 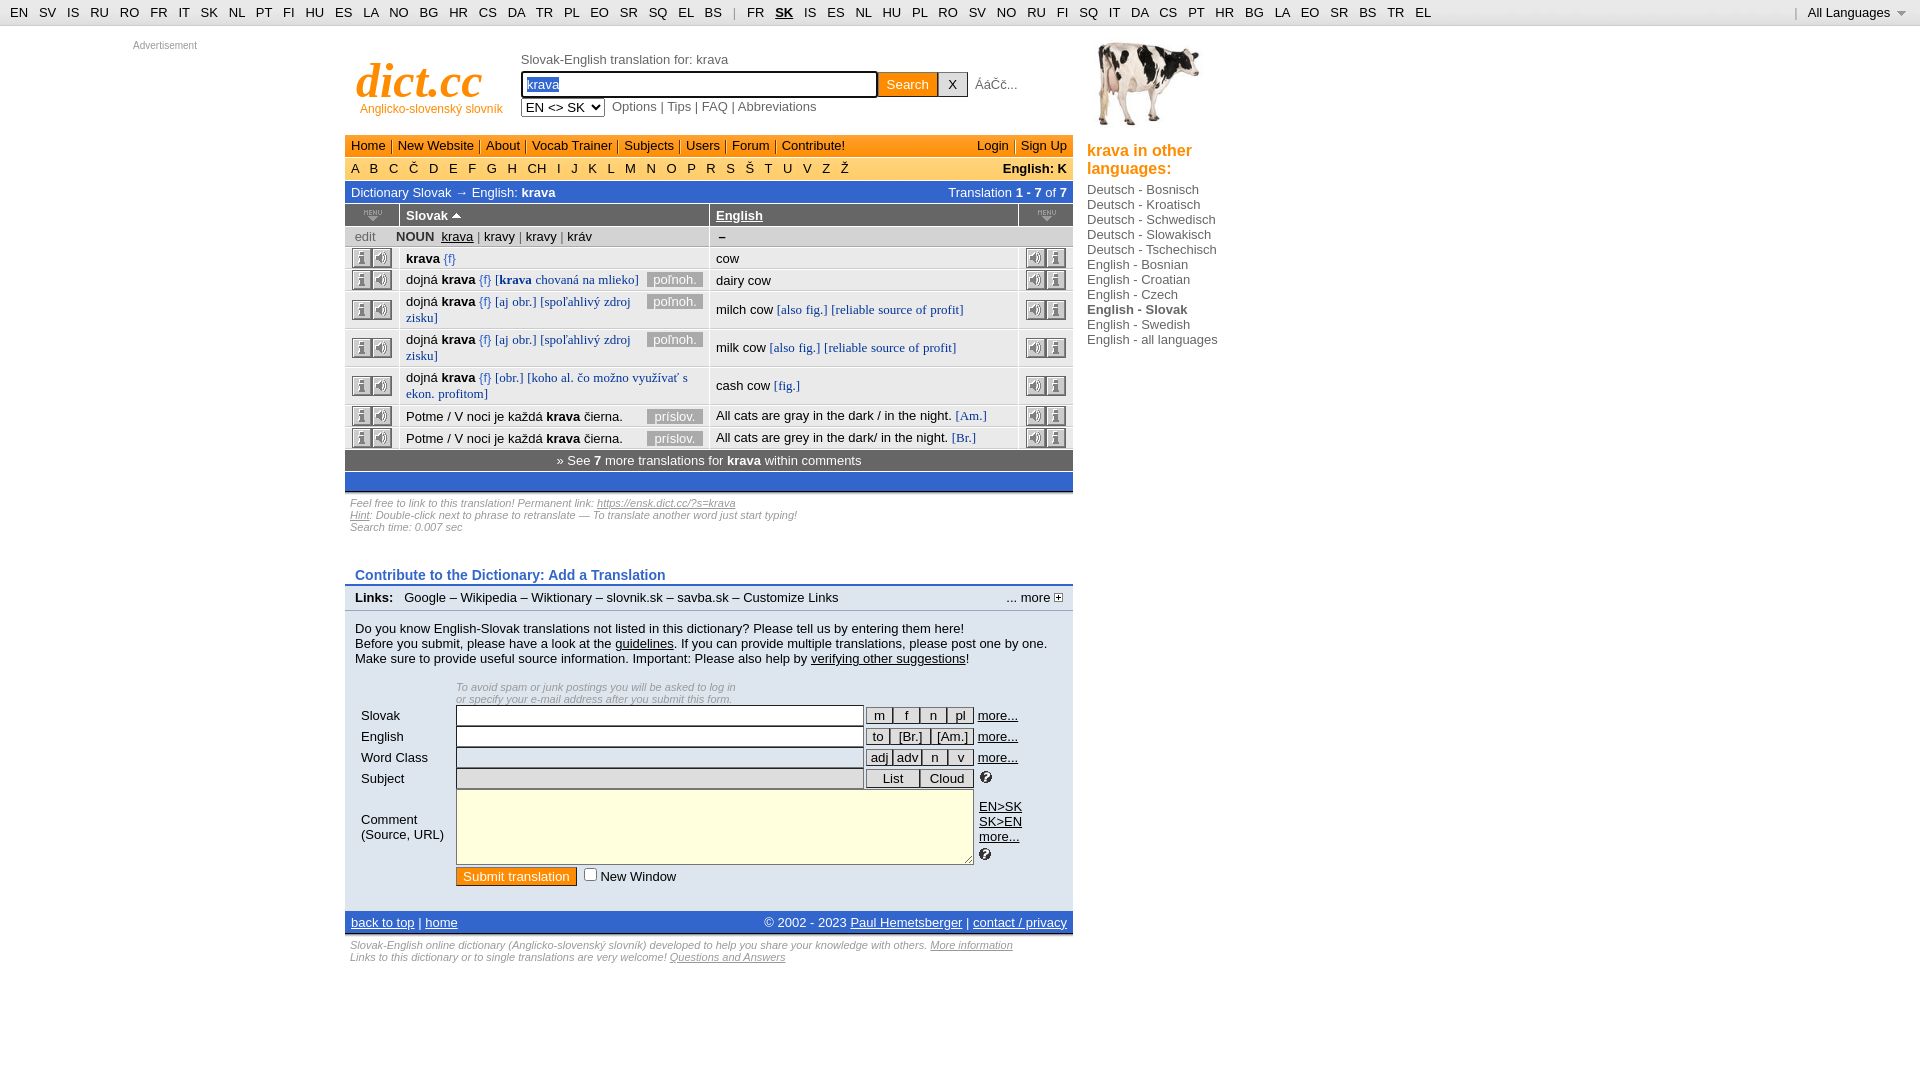 What do you see at coordinates (945, 714) in the screenshot?
I see `'pl'` at bounding box center [945, 714].